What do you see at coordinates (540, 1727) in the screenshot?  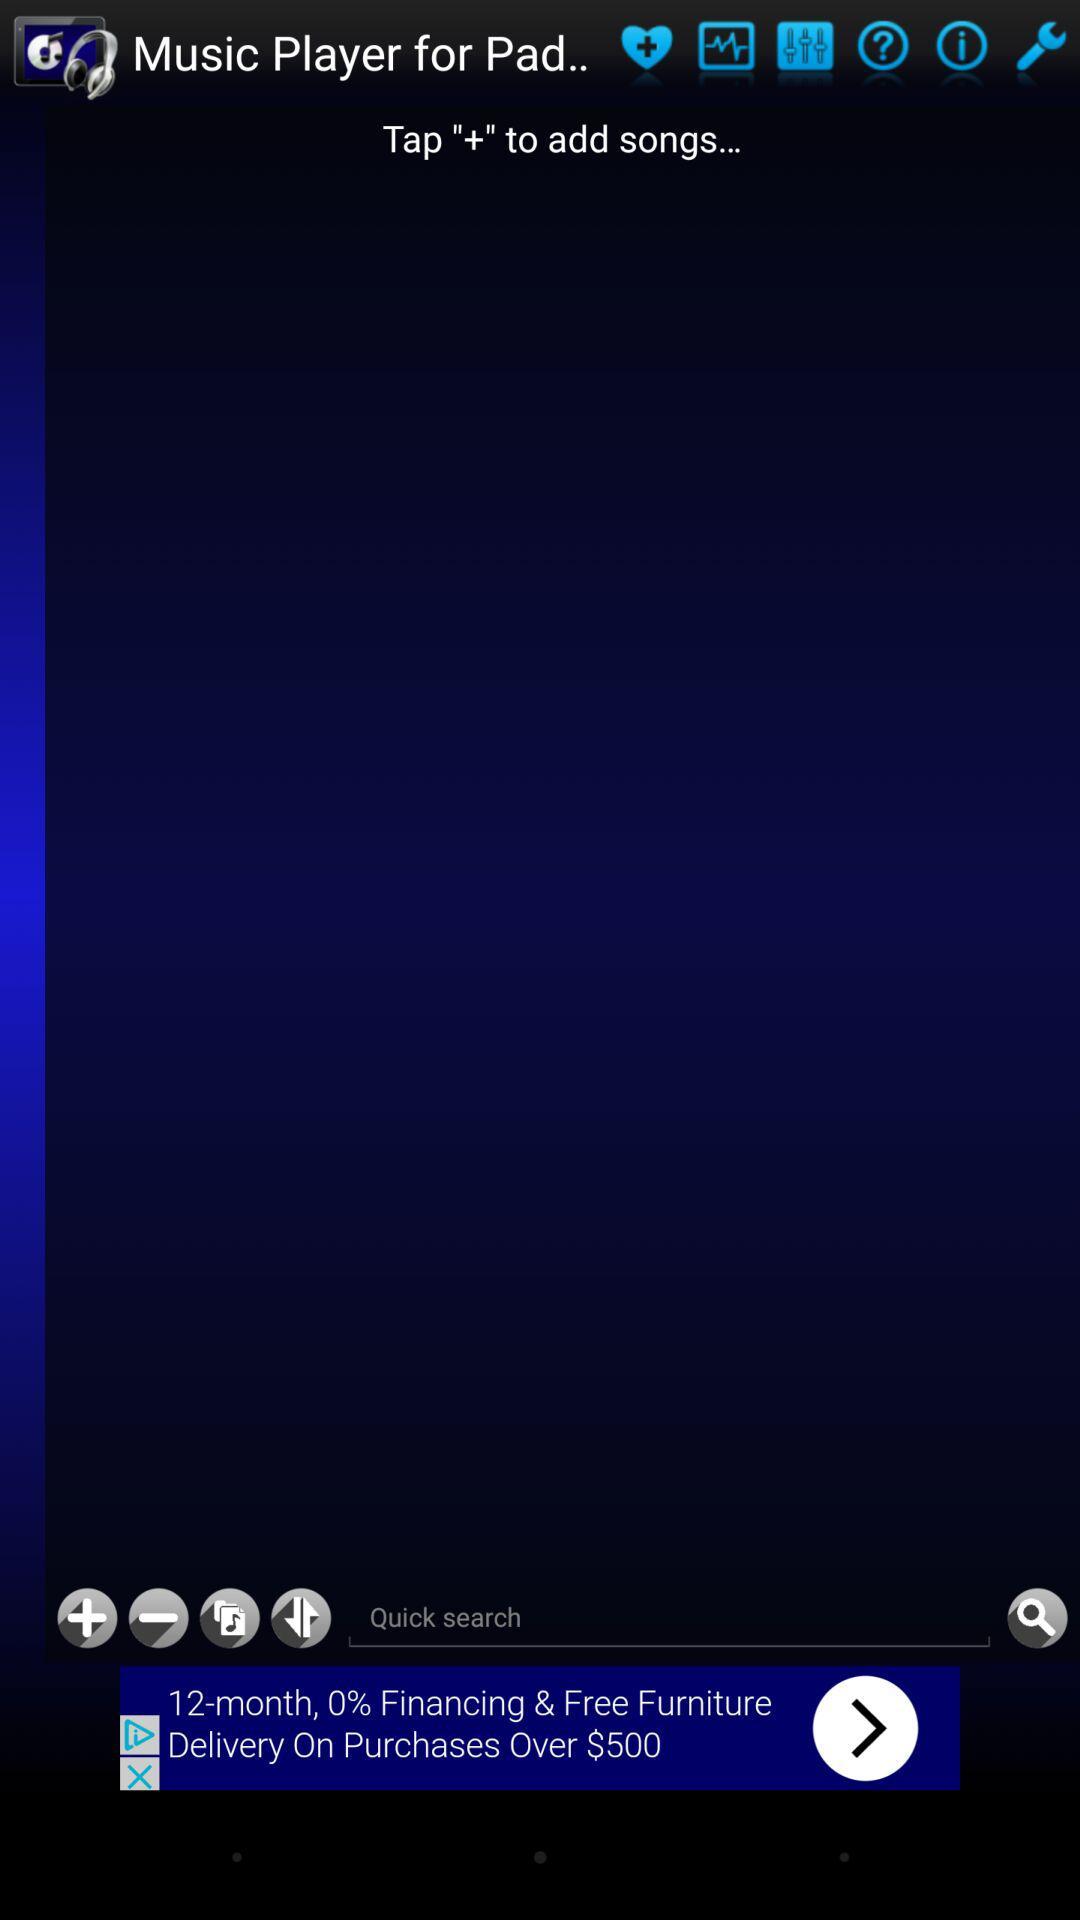 I see `advertisement button` at bounding box center [540, 1727].